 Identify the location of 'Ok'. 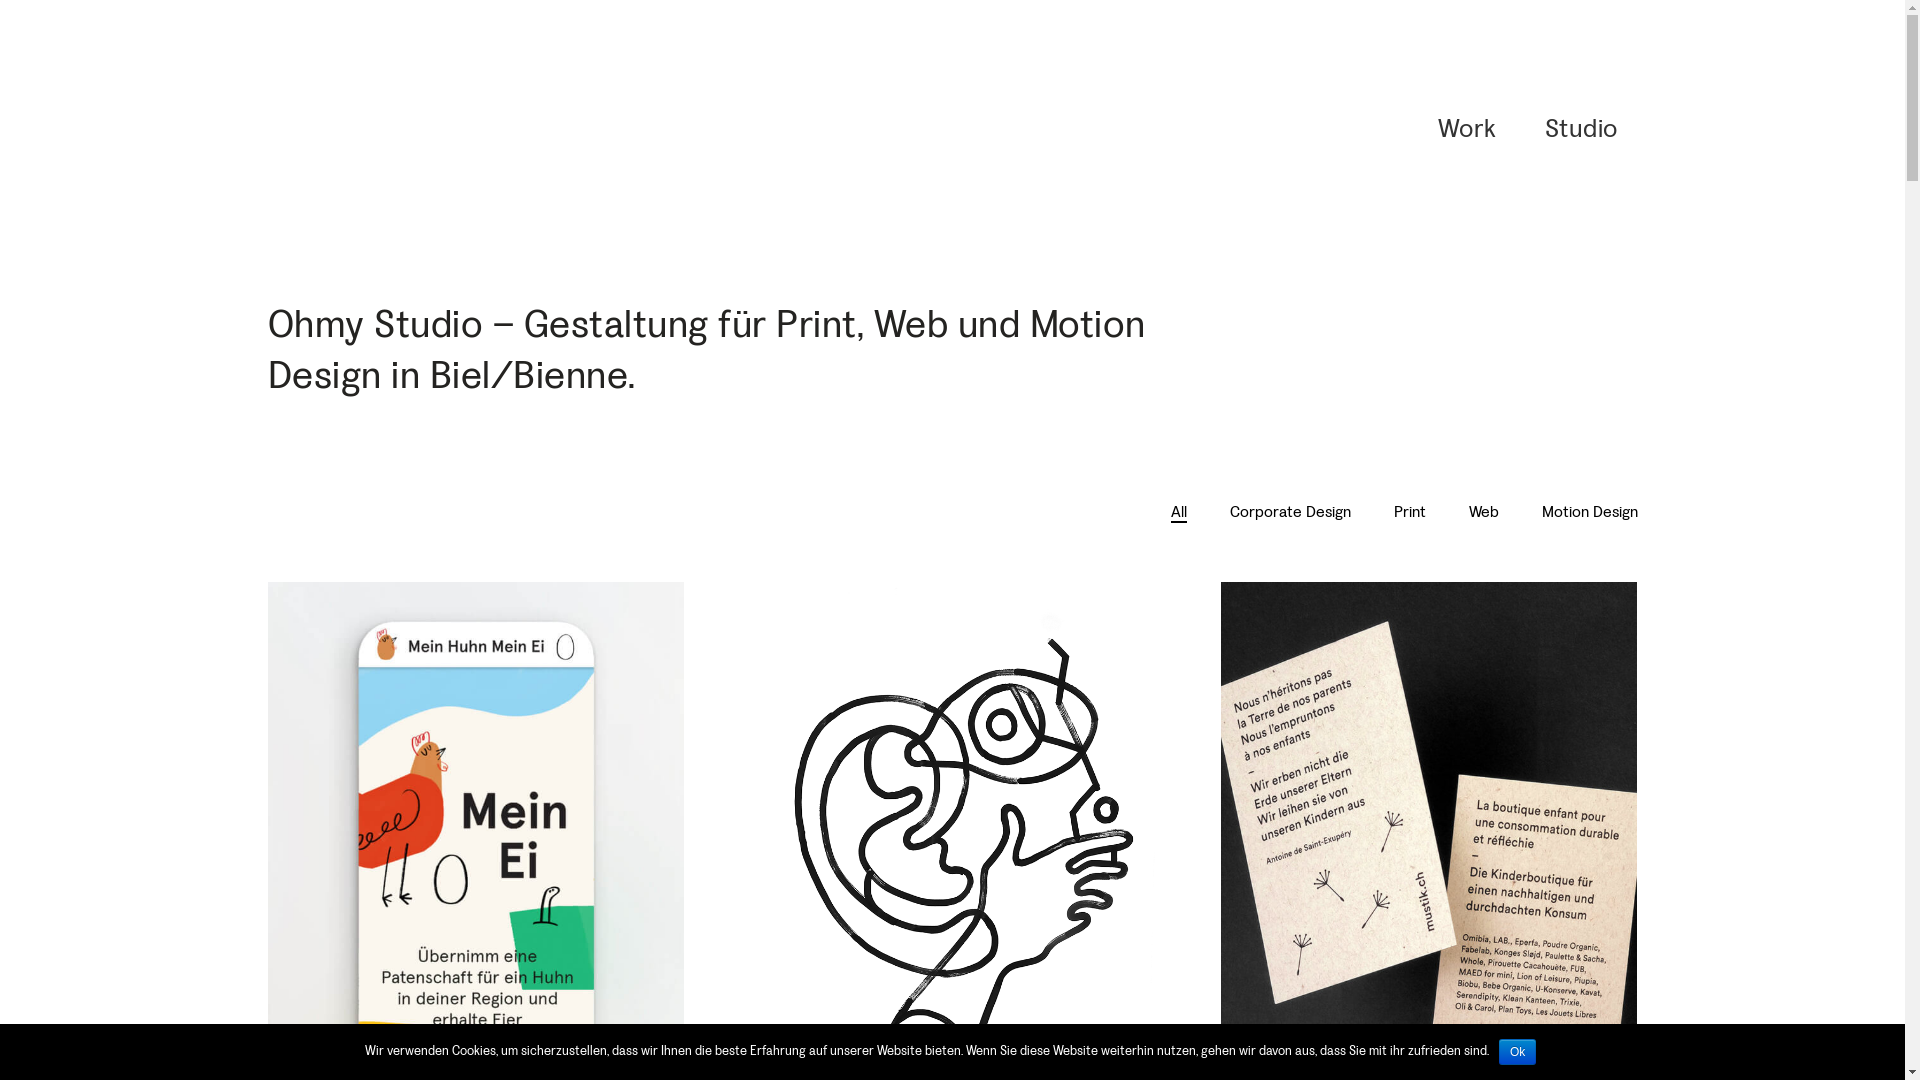
(1498, 1051).